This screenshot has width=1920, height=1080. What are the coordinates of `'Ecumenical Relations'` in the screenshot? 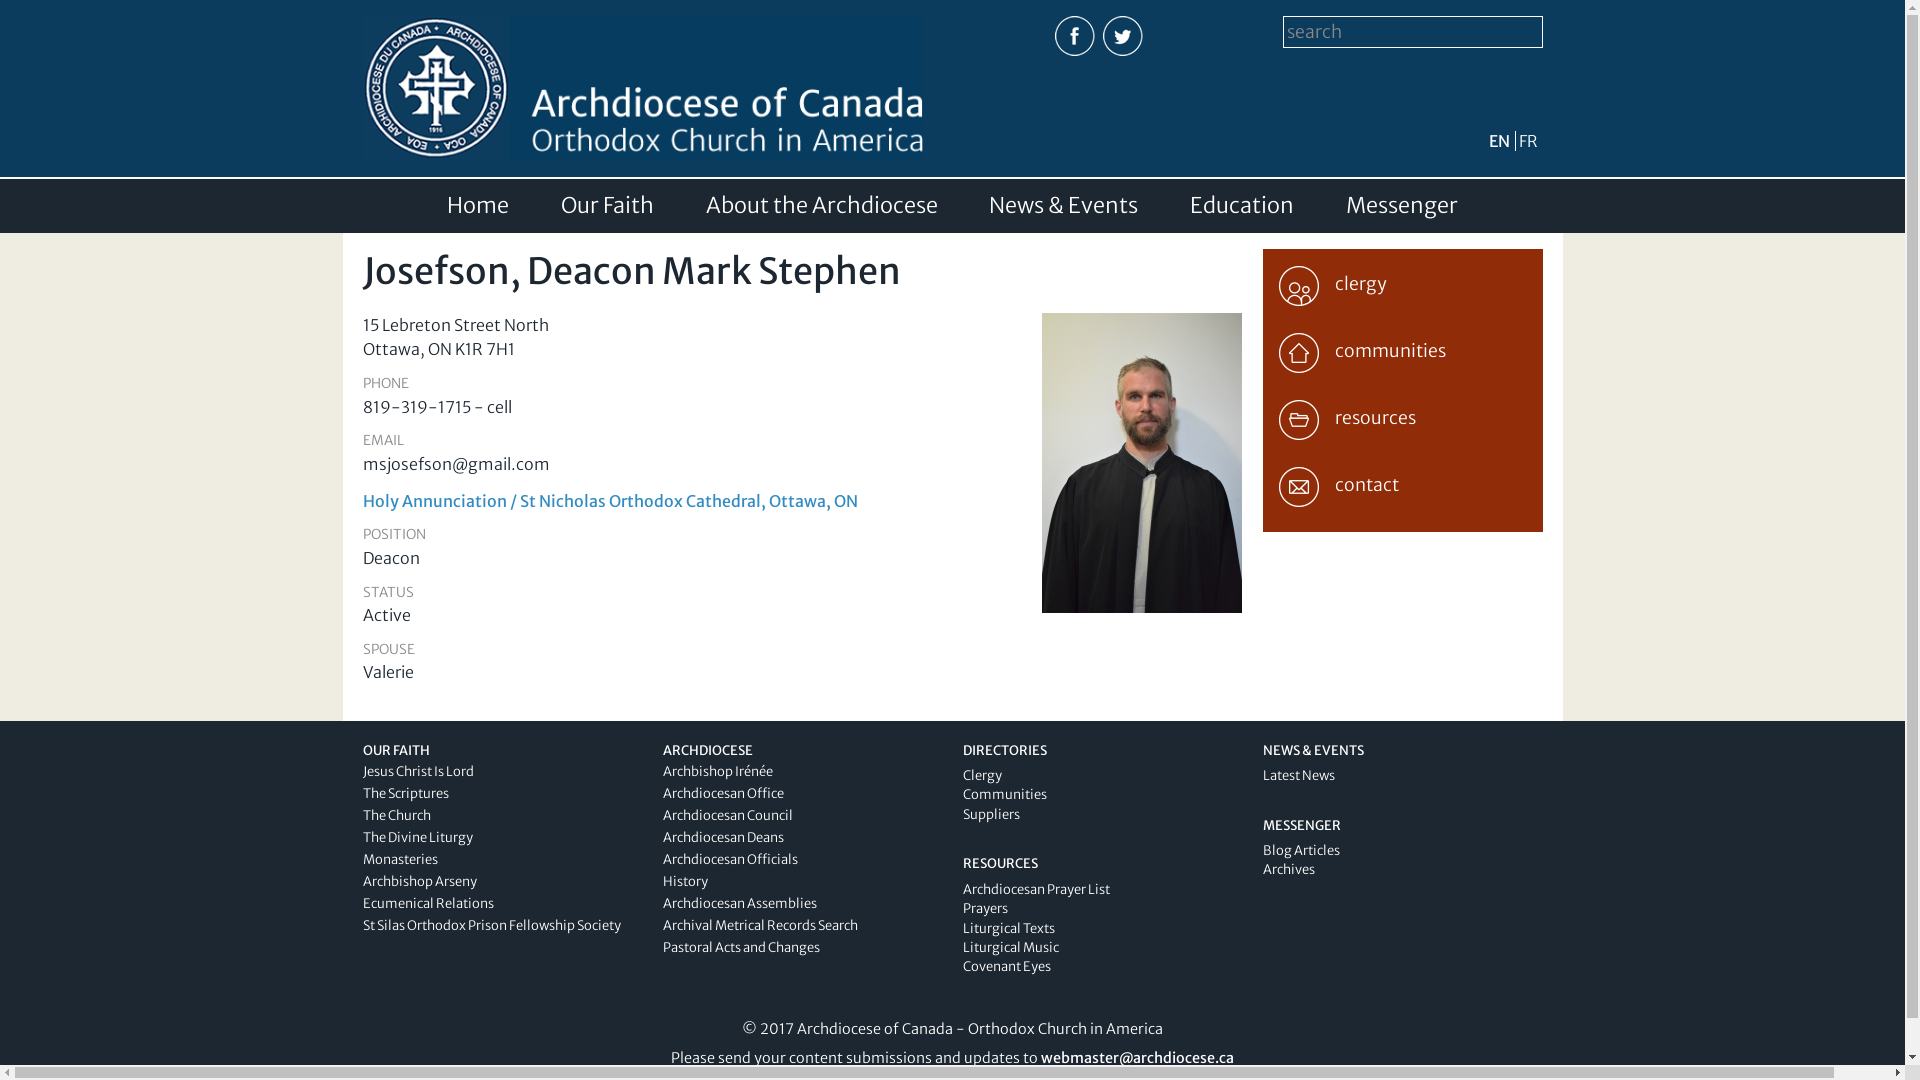 It's located at (361, 903).